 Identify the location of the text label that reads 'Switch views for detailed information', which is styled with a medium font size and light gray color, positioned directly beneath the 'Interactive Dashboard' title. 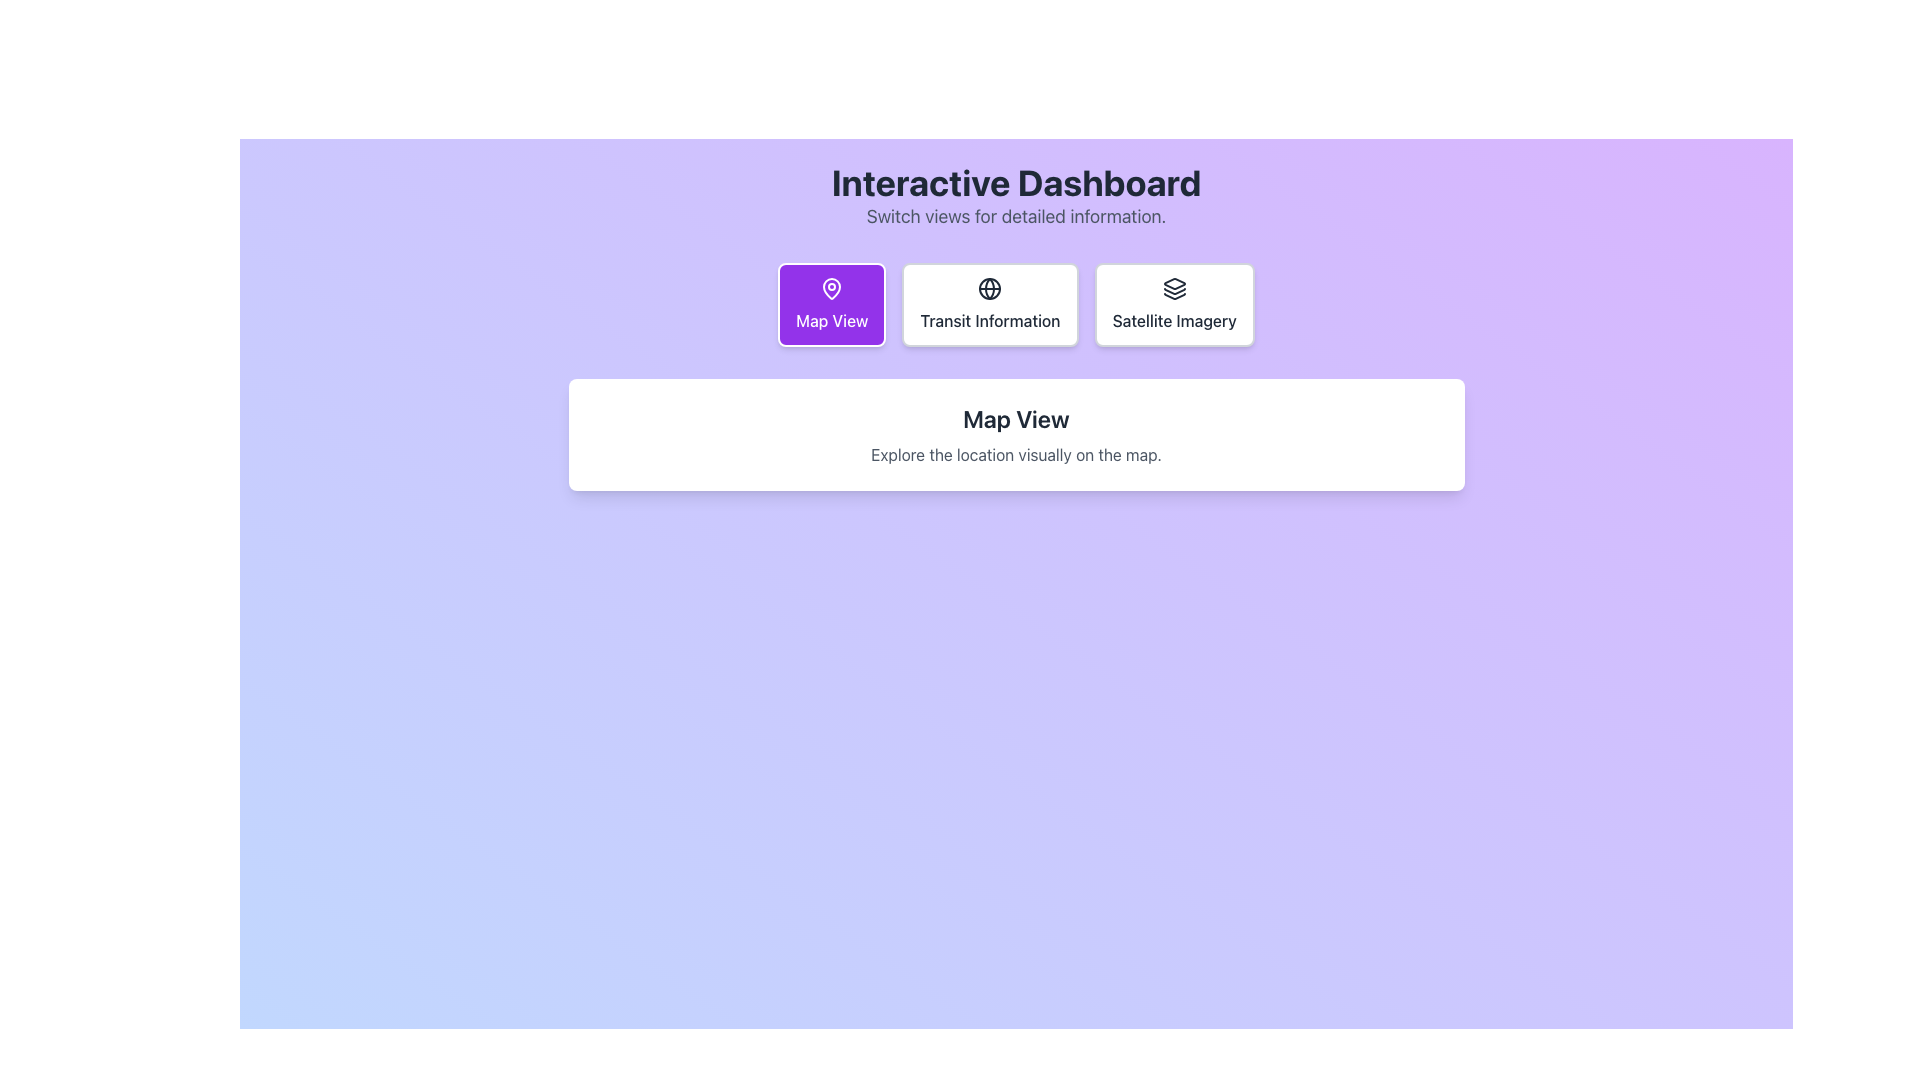
(1016, 216).